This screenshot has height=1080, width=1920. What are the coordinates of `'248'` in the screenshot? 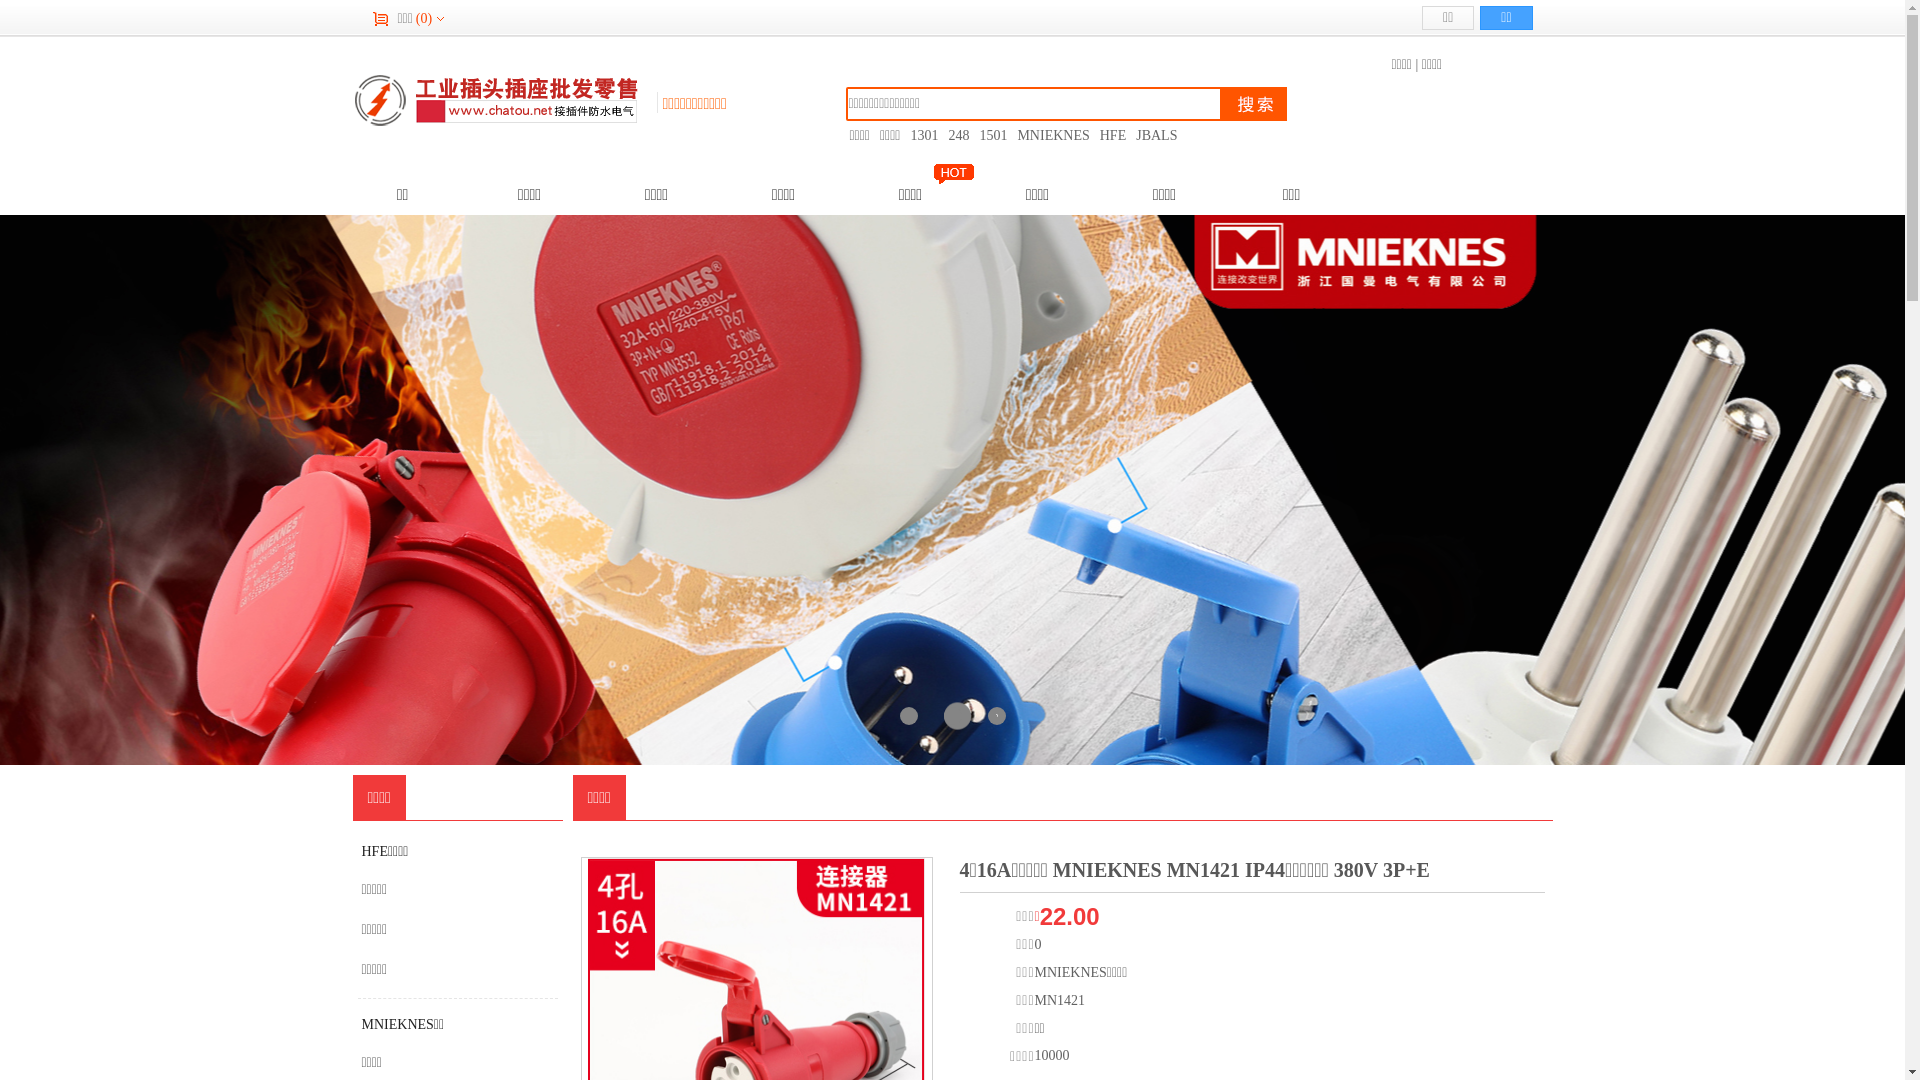 It's located at (957, 135).